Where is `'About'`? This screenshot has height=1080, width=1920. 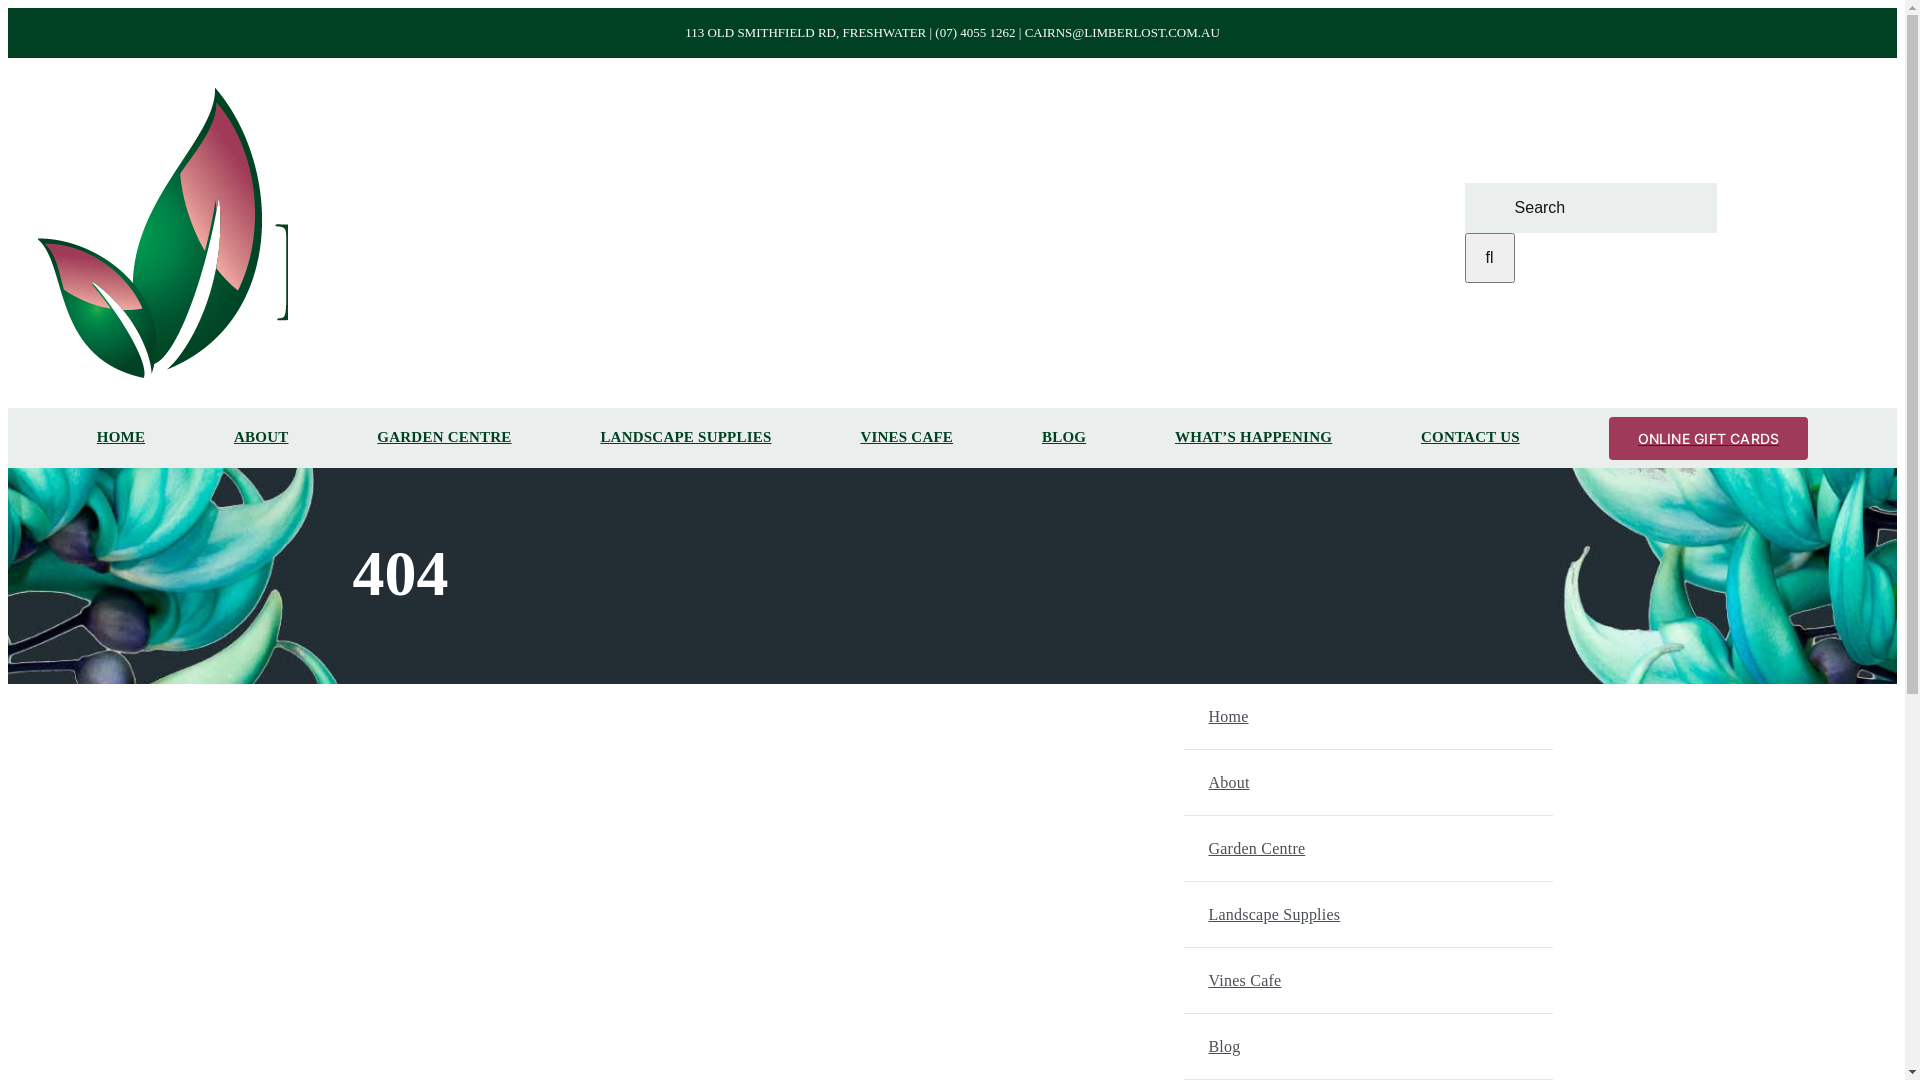
'About' is located at coordinates (1391, 781).